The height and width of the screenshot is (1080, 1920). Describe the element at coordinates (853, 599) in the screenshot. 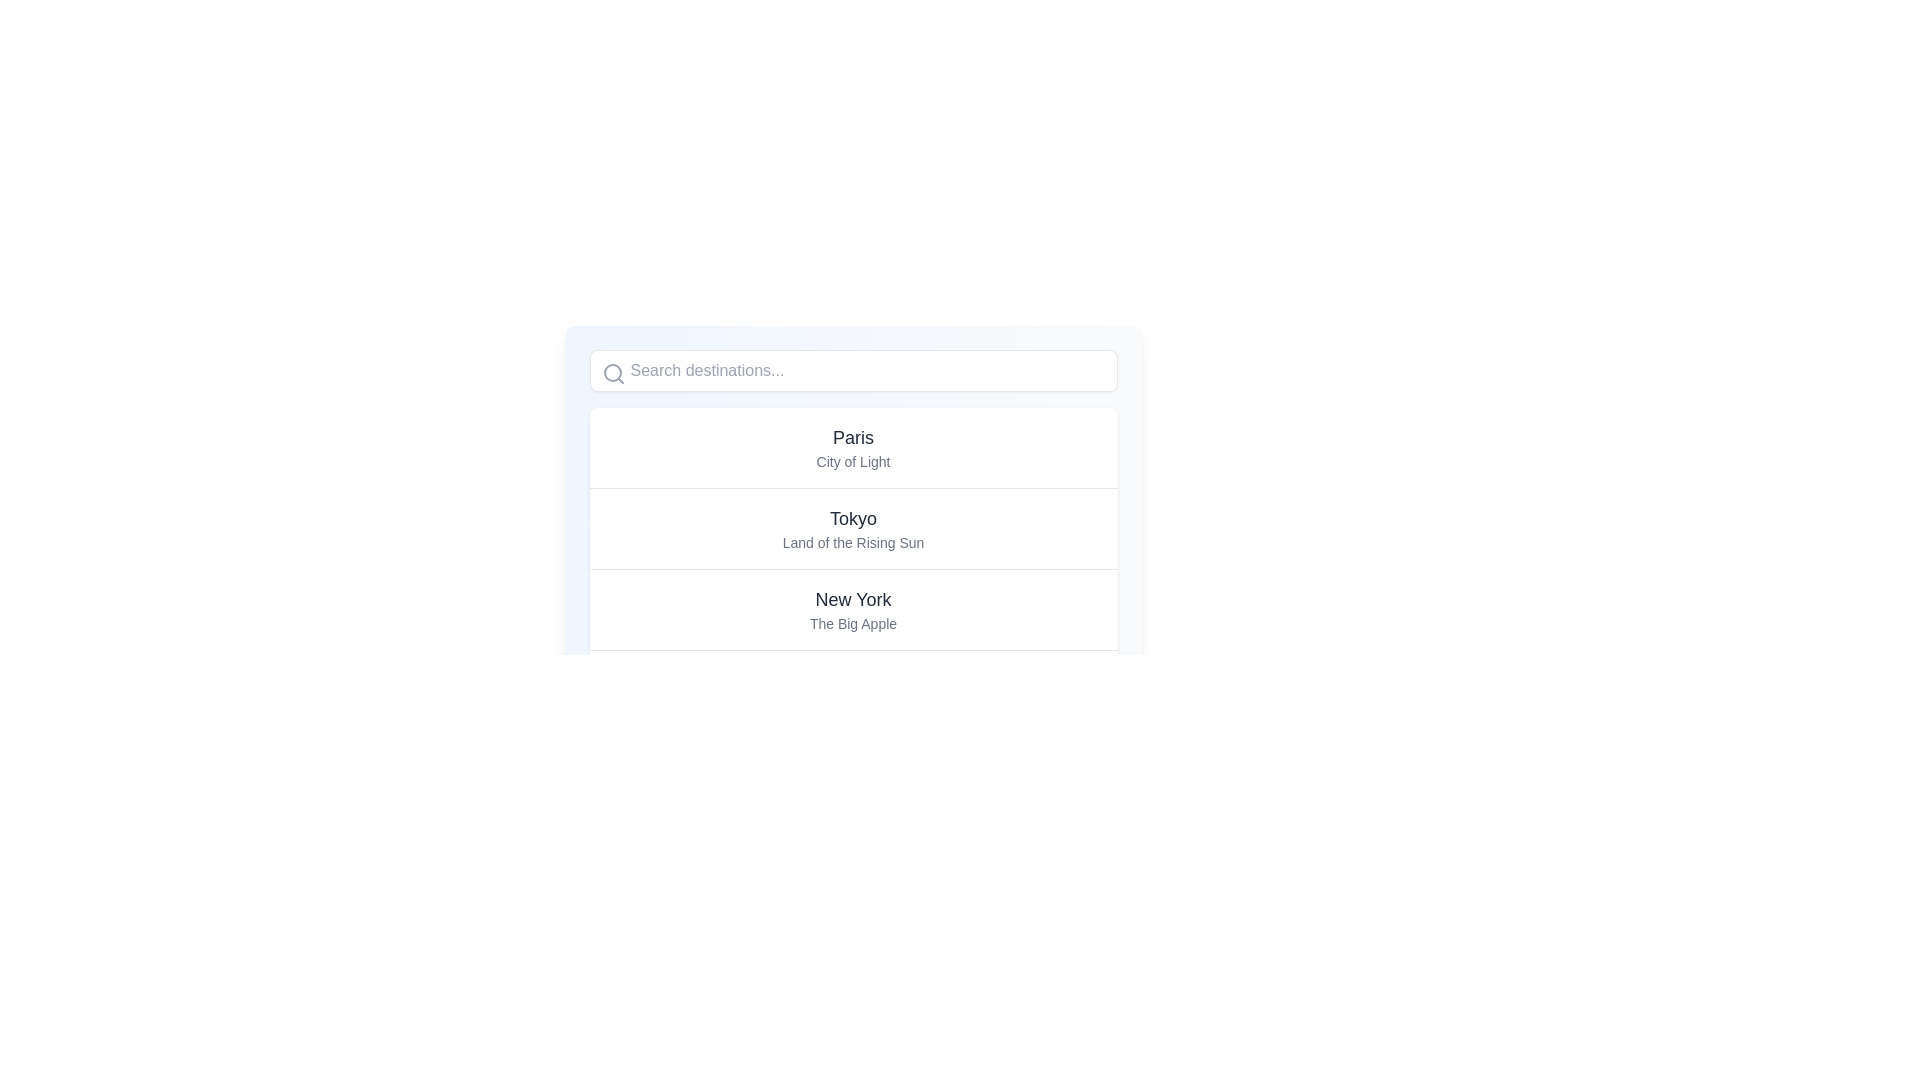

I see `the text element displaying the destination name 'New York', which is positioned prominently in a list between 'Tokyo' and its descriptor text 'The Big Apple'` at that location.